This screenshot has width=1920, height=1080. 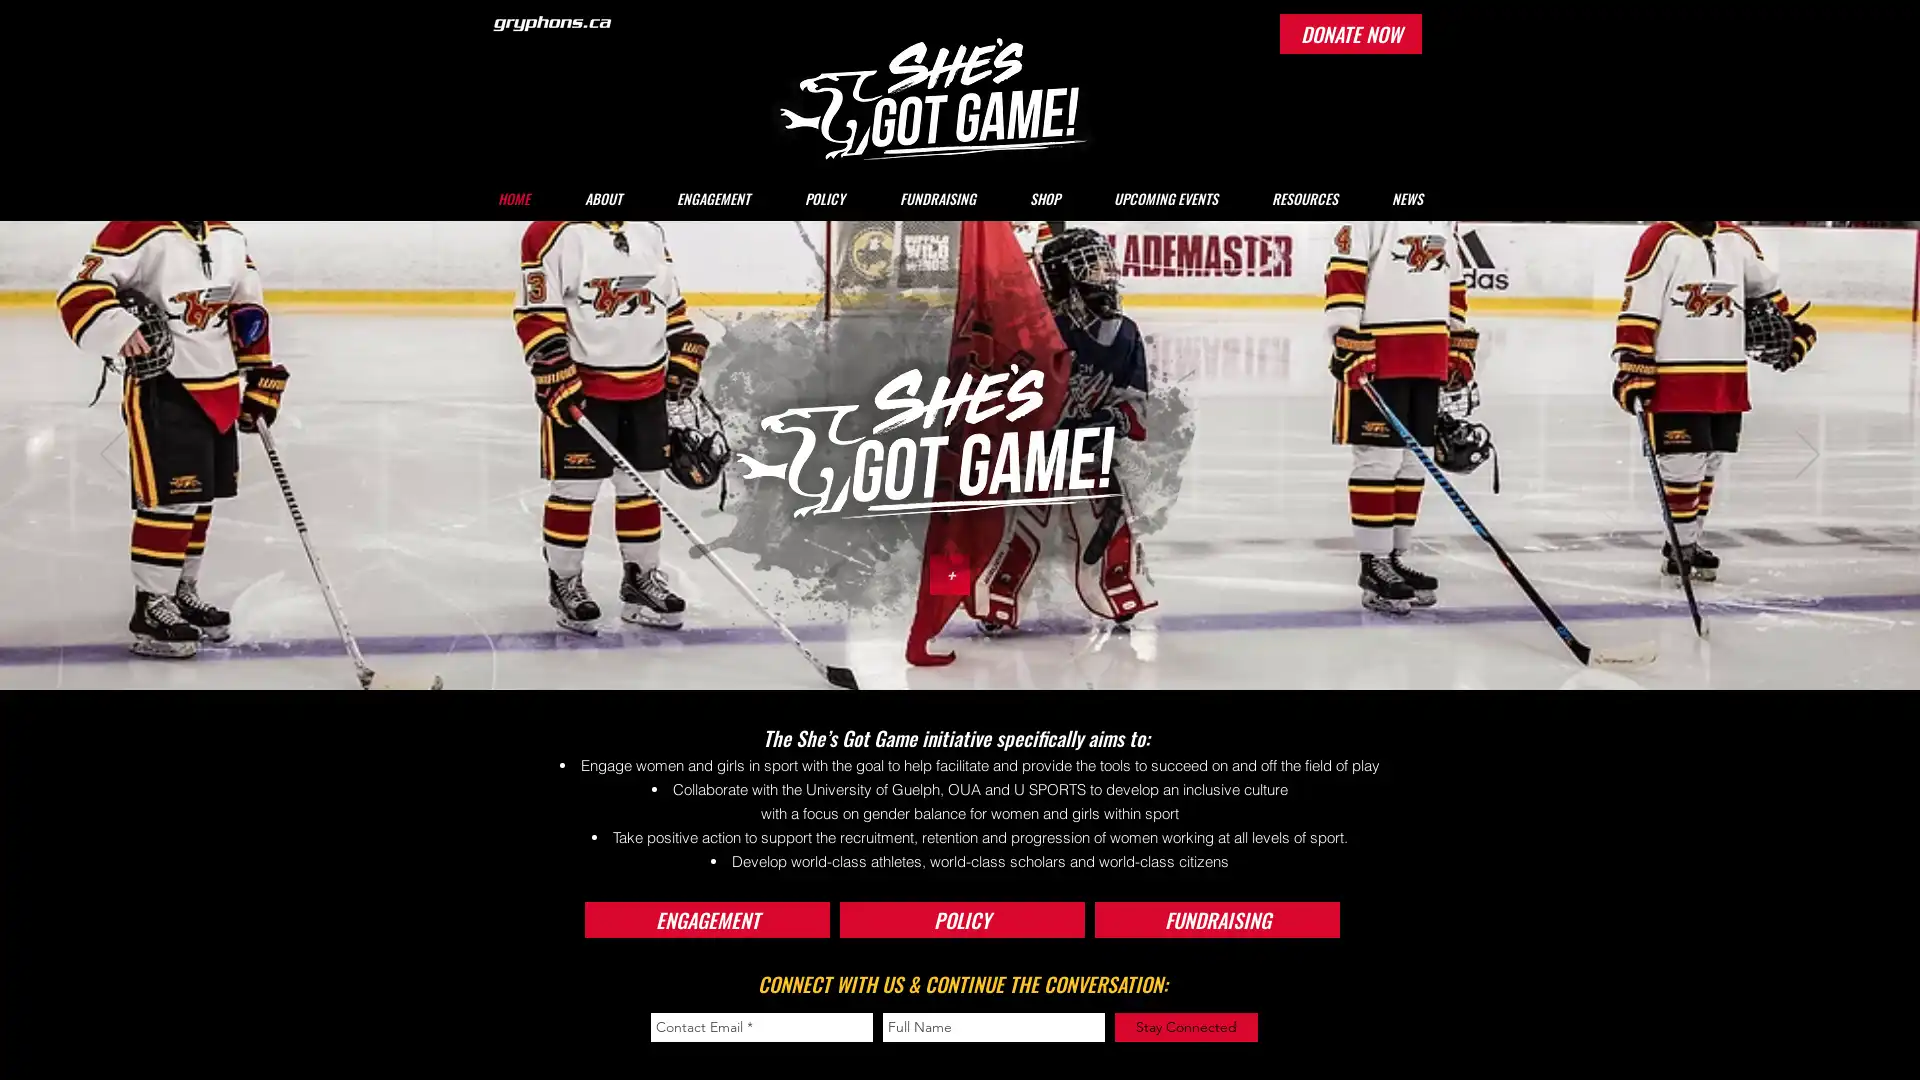 What do you see at coordinates (1186, 1027) in the screenshot?
I see `Stay Connected` at bounding box center [1186, 1027].